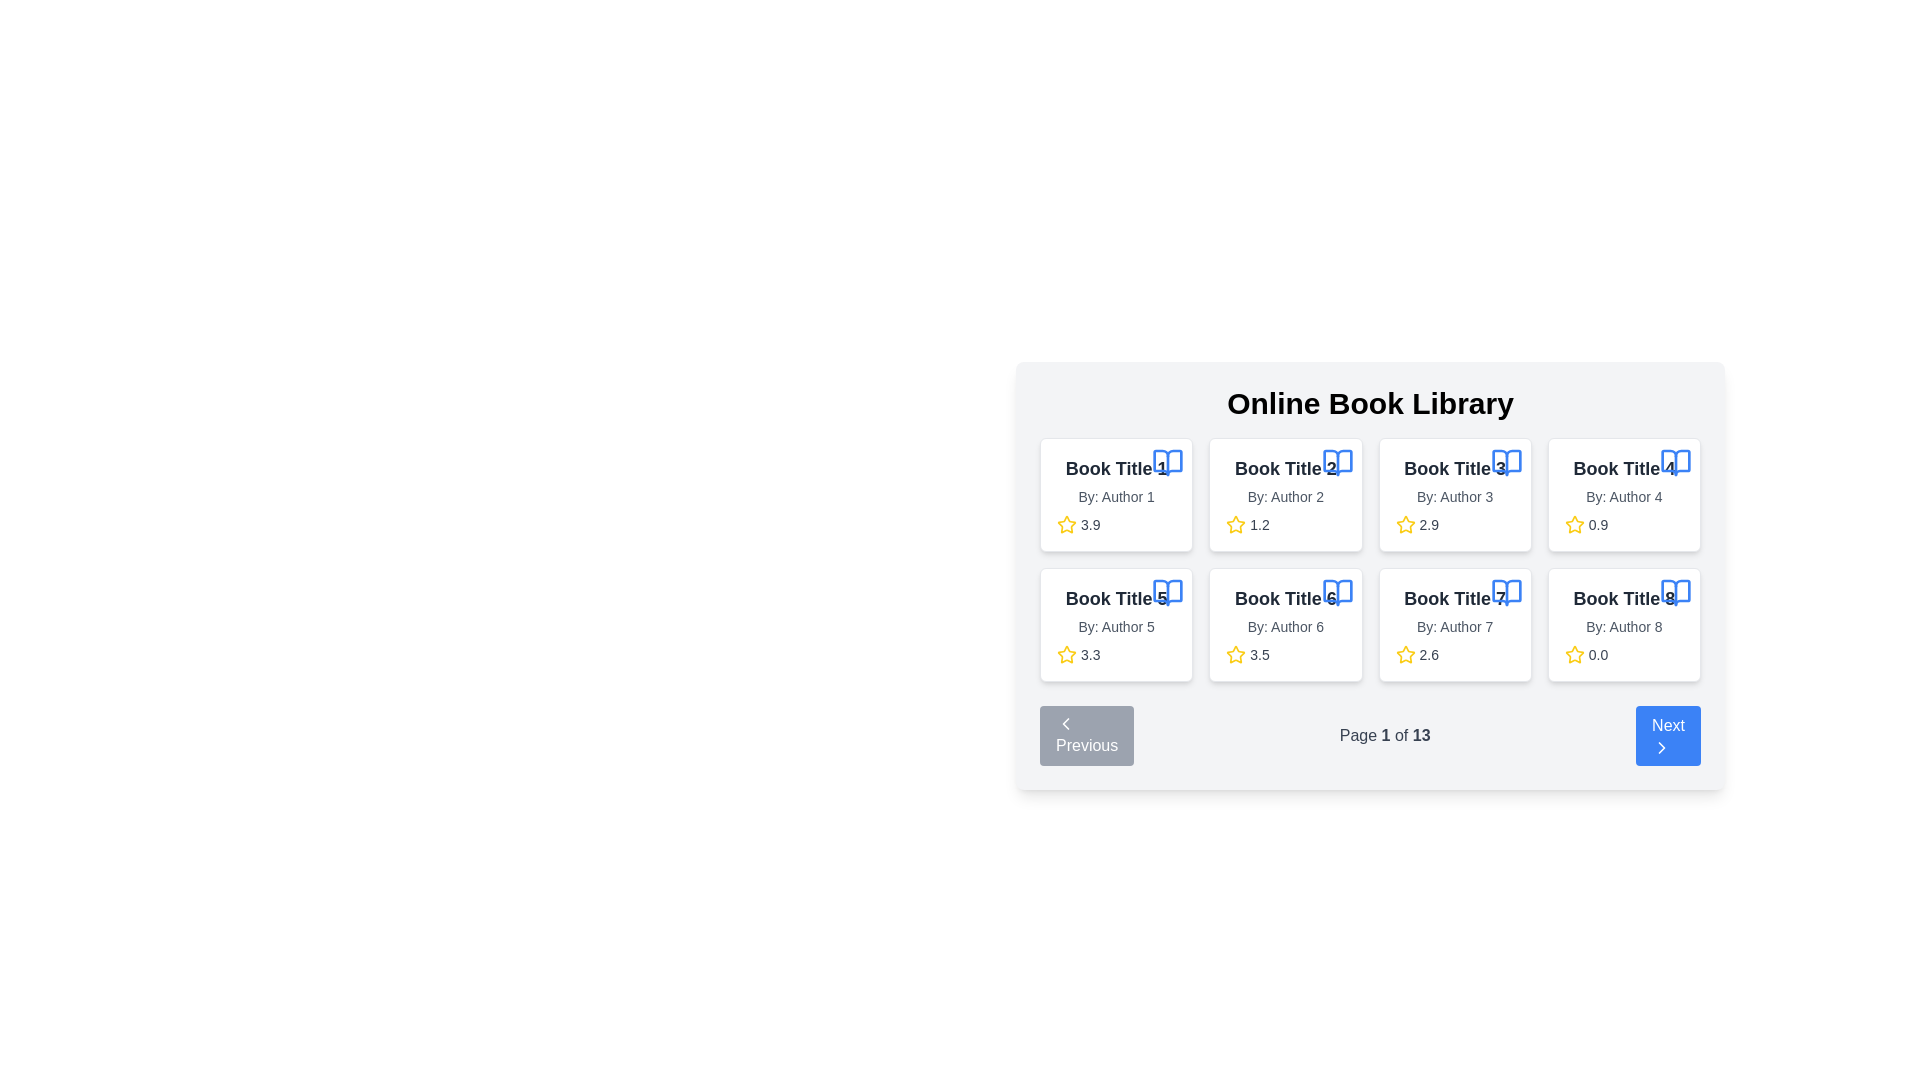  Describe the element at coordinates (1675, 462) in the screenshot. I see `the lower portion of the open book icon in the top-right corner of the card for 'Book Title 4', which is positioned beside the text label and slightly above the rating section with stars` at that location.